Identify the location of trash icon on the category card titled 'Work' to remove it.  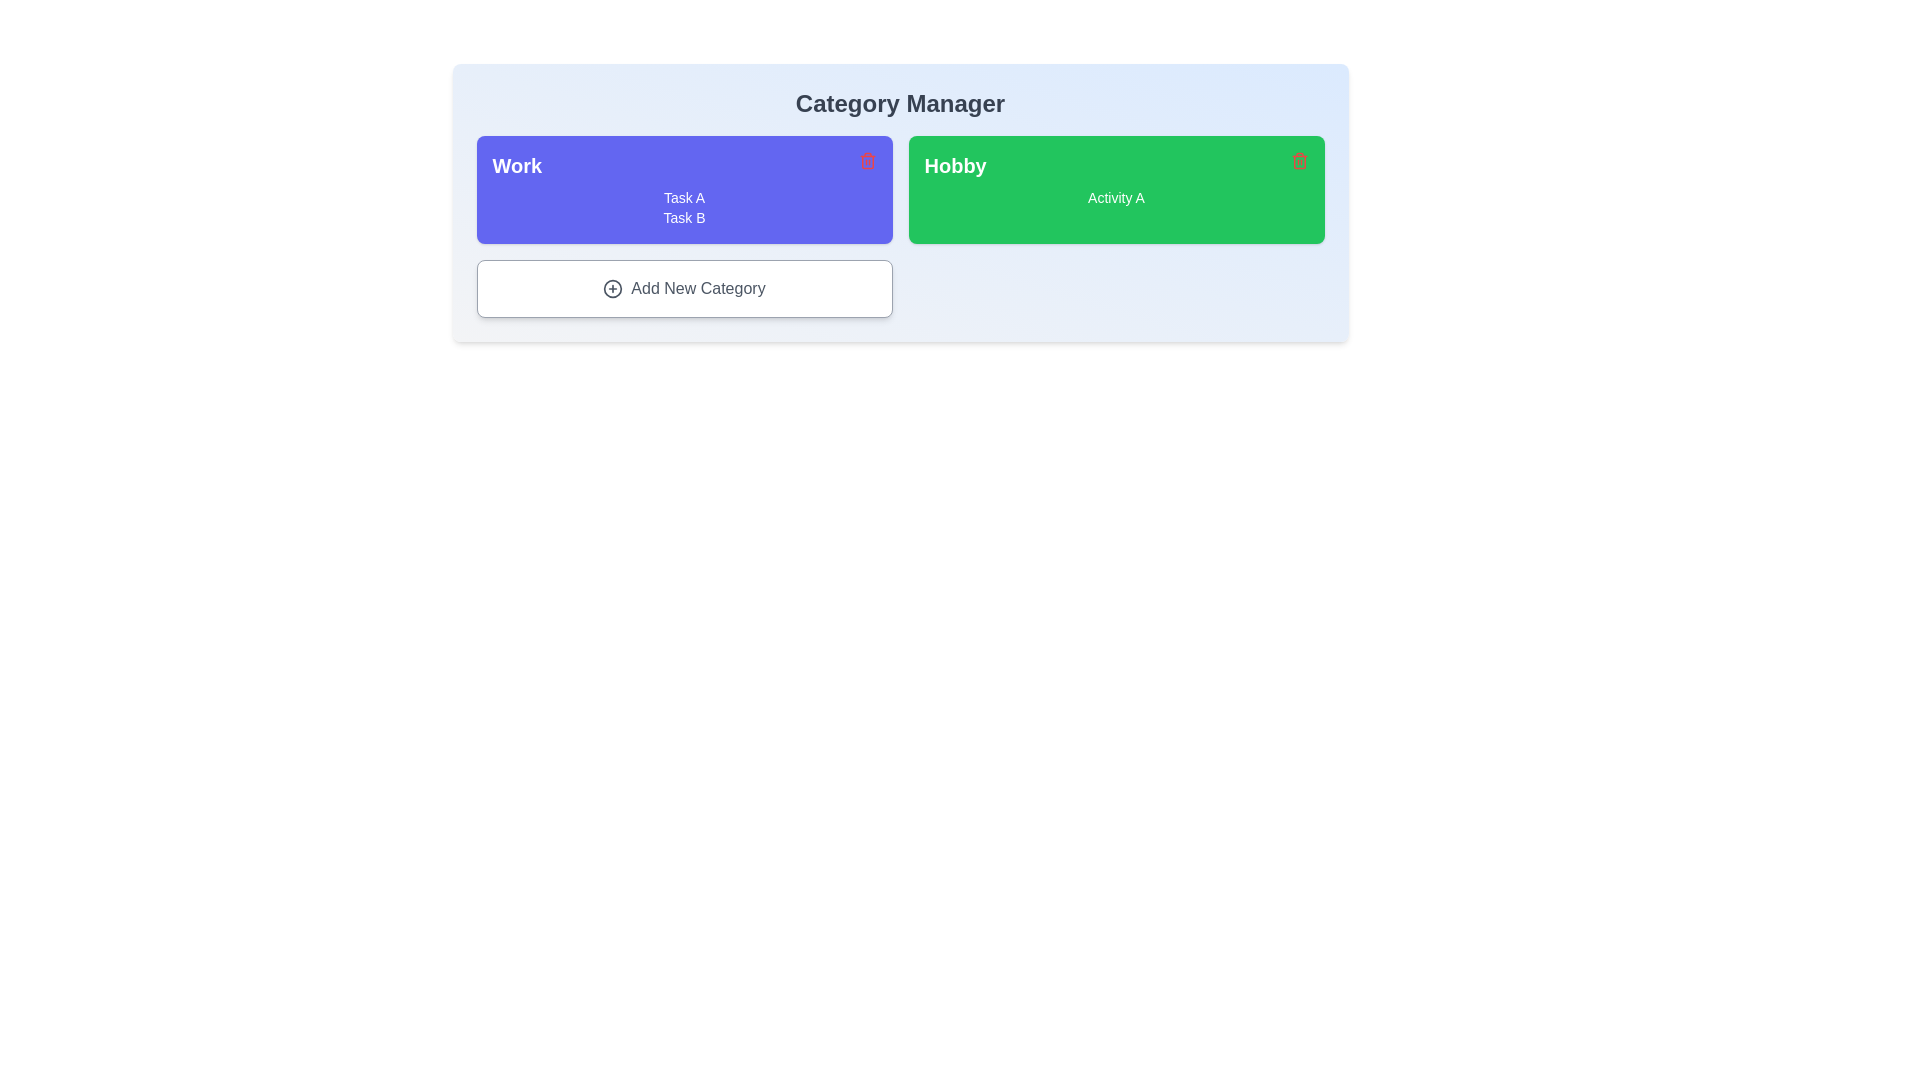
(867, 160).